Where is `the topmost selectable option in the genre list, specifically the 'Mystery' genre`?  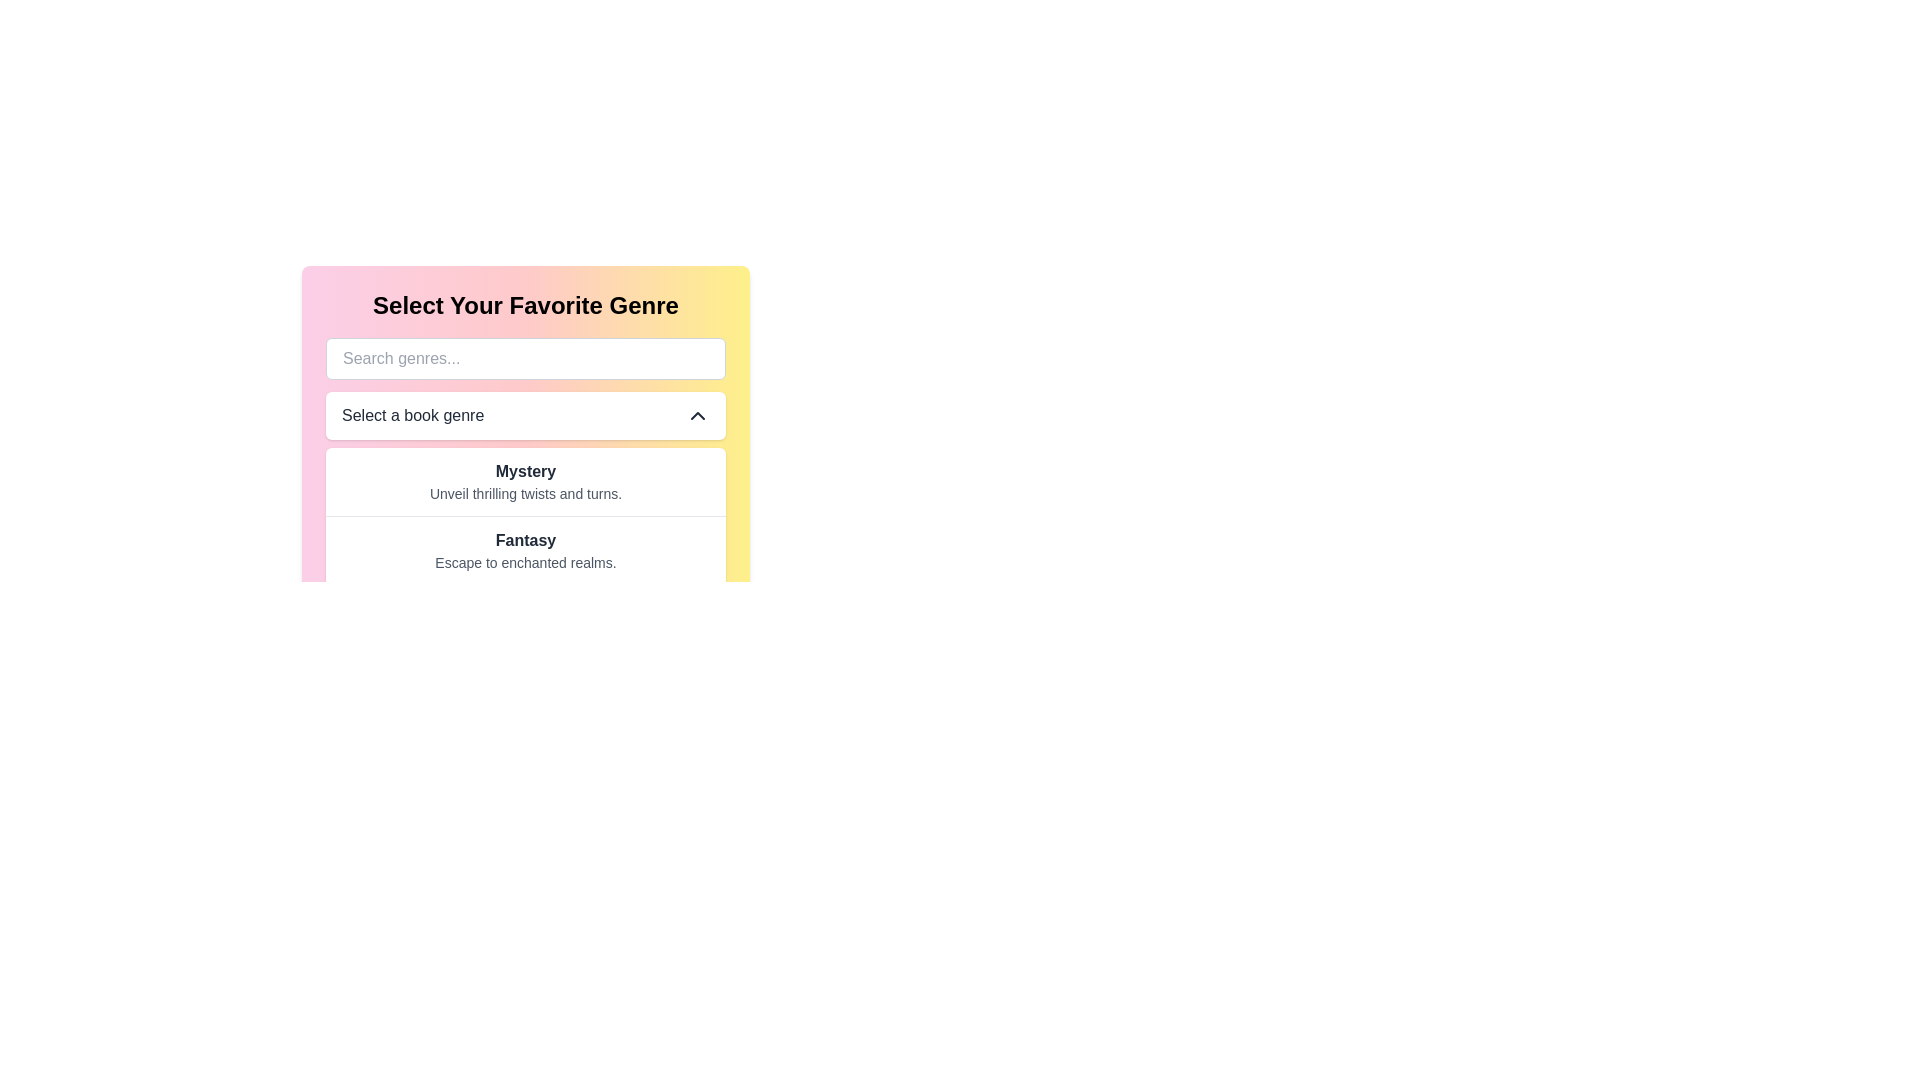
the topmost selectable option in the genre list, specifically the 'Mystery' genre is located at coordinates (526, 482).